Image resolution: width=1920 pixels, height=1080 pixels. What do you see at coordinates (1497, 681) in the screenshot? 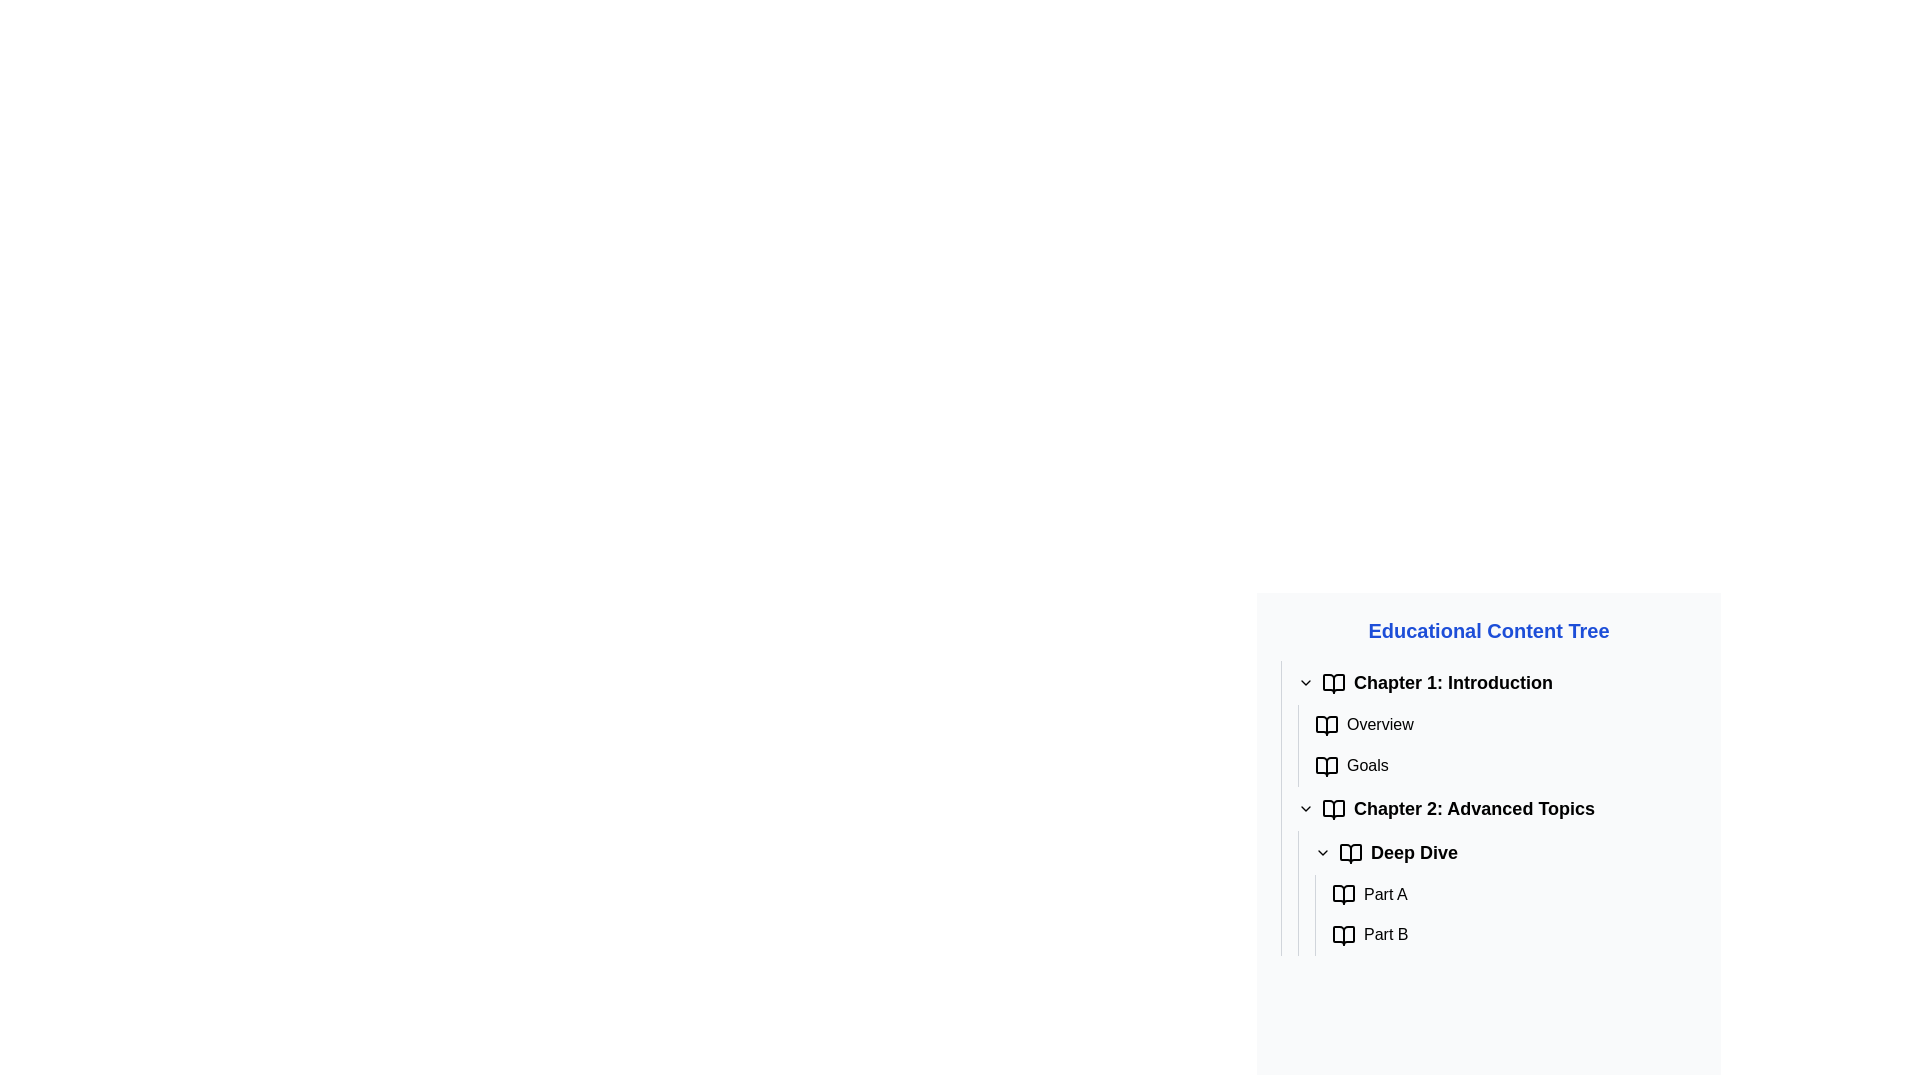
I see `the Text header with an icon representing the first chapter of the educational material` at bounding box center [1497, 681].